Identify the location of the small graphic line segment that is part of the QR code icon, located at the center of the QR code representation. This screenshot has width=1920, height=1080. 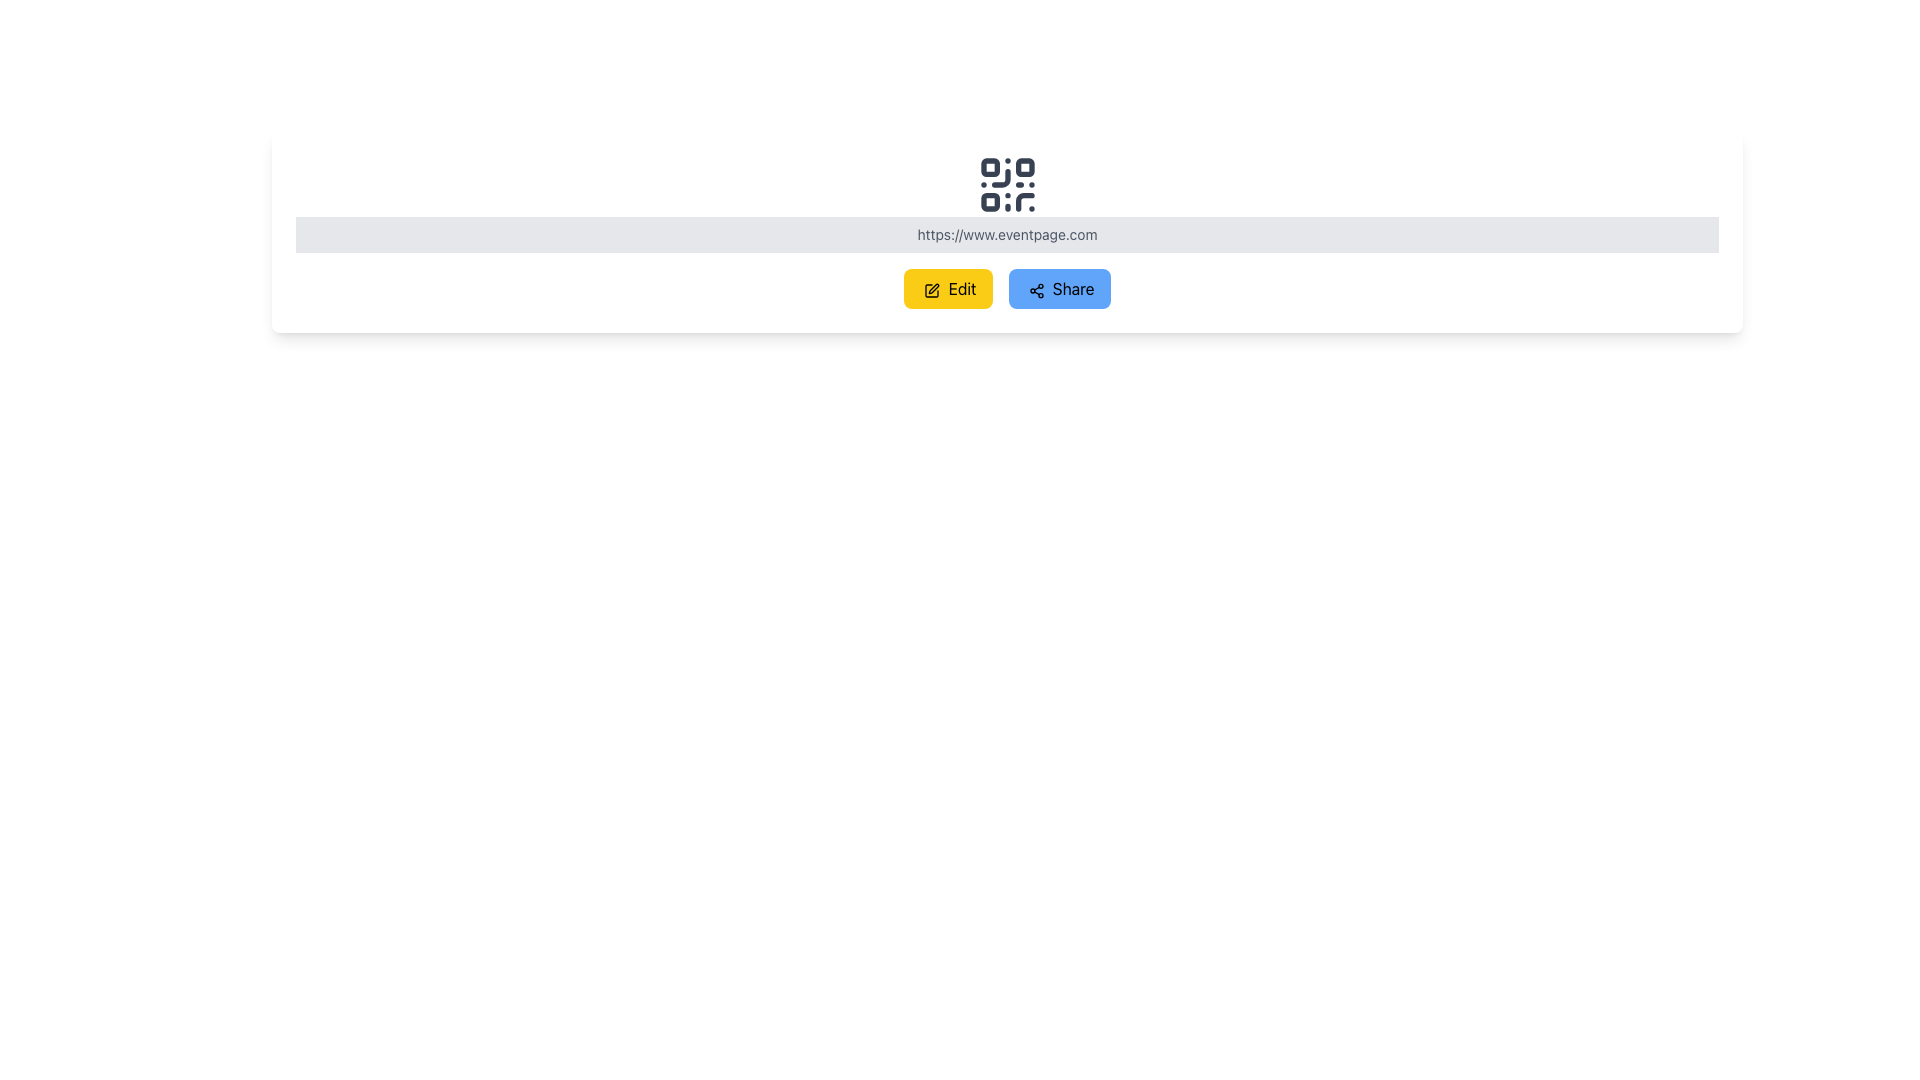
(1000, 177).